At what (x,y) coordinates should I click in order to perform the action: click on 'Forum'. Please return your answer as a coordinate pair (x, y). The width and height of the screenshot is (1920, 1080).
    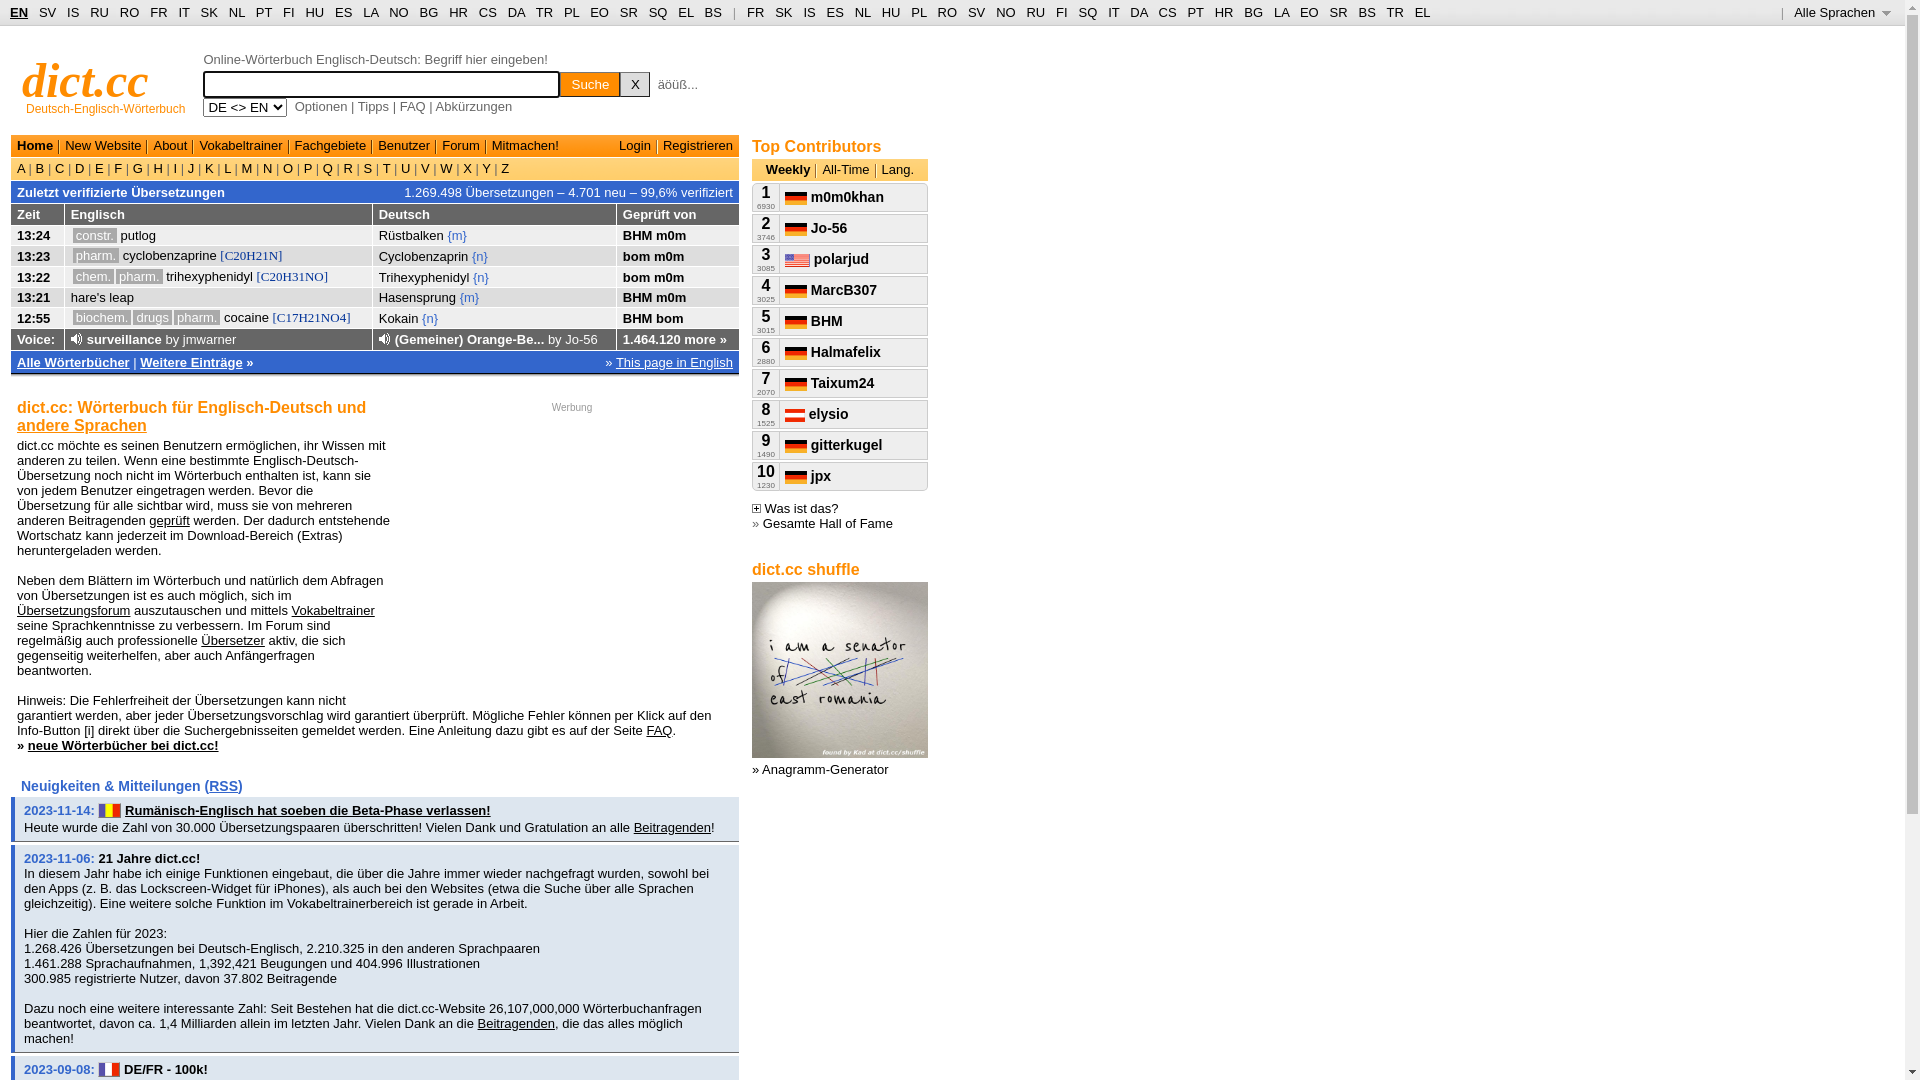
    Looking at the image, I should click on (440, 144).